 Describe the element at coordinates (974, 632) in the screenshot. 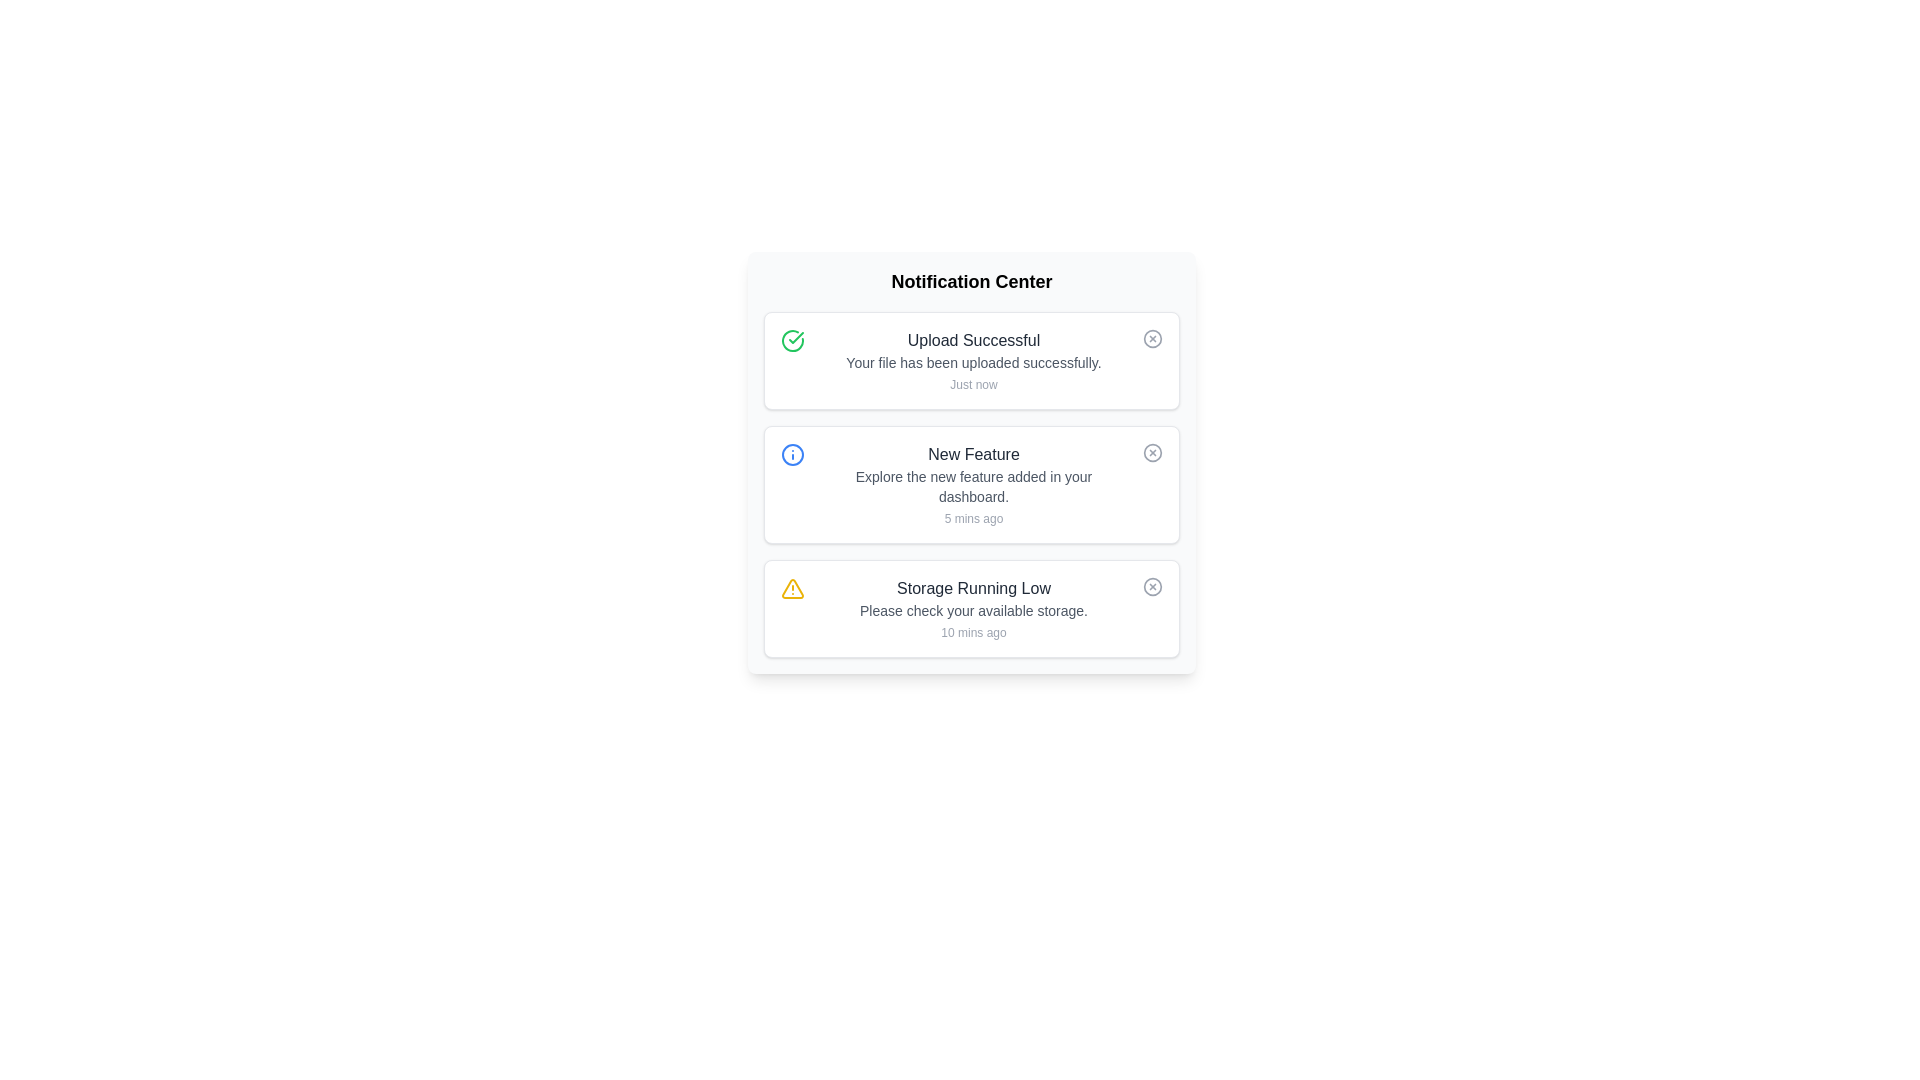

I see `text label displaying '10 mins ago' located beneath the message 'Please check your available storage.' in the bottom-right quadrant of the 'Storage Running Low' notification card` at that location.